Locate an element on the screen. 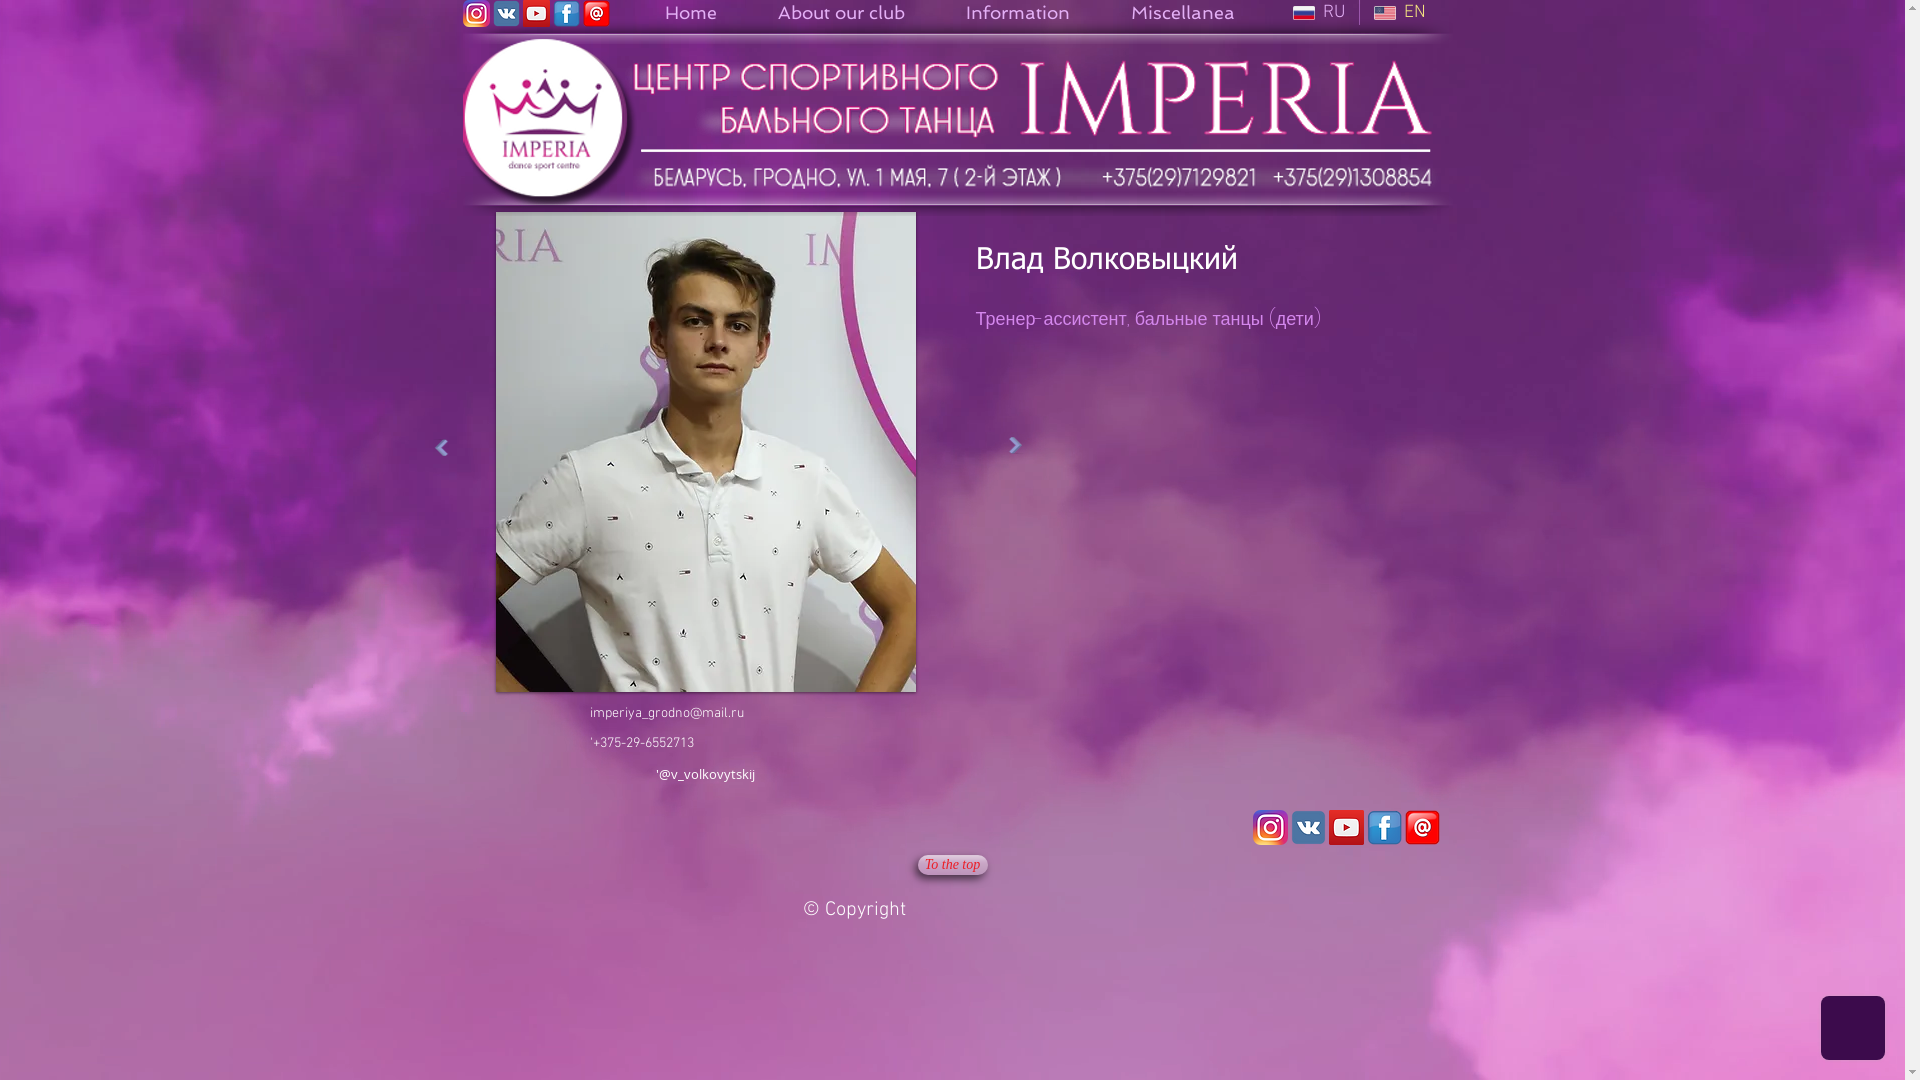  'EN' is located at coordinates (1398, 12).